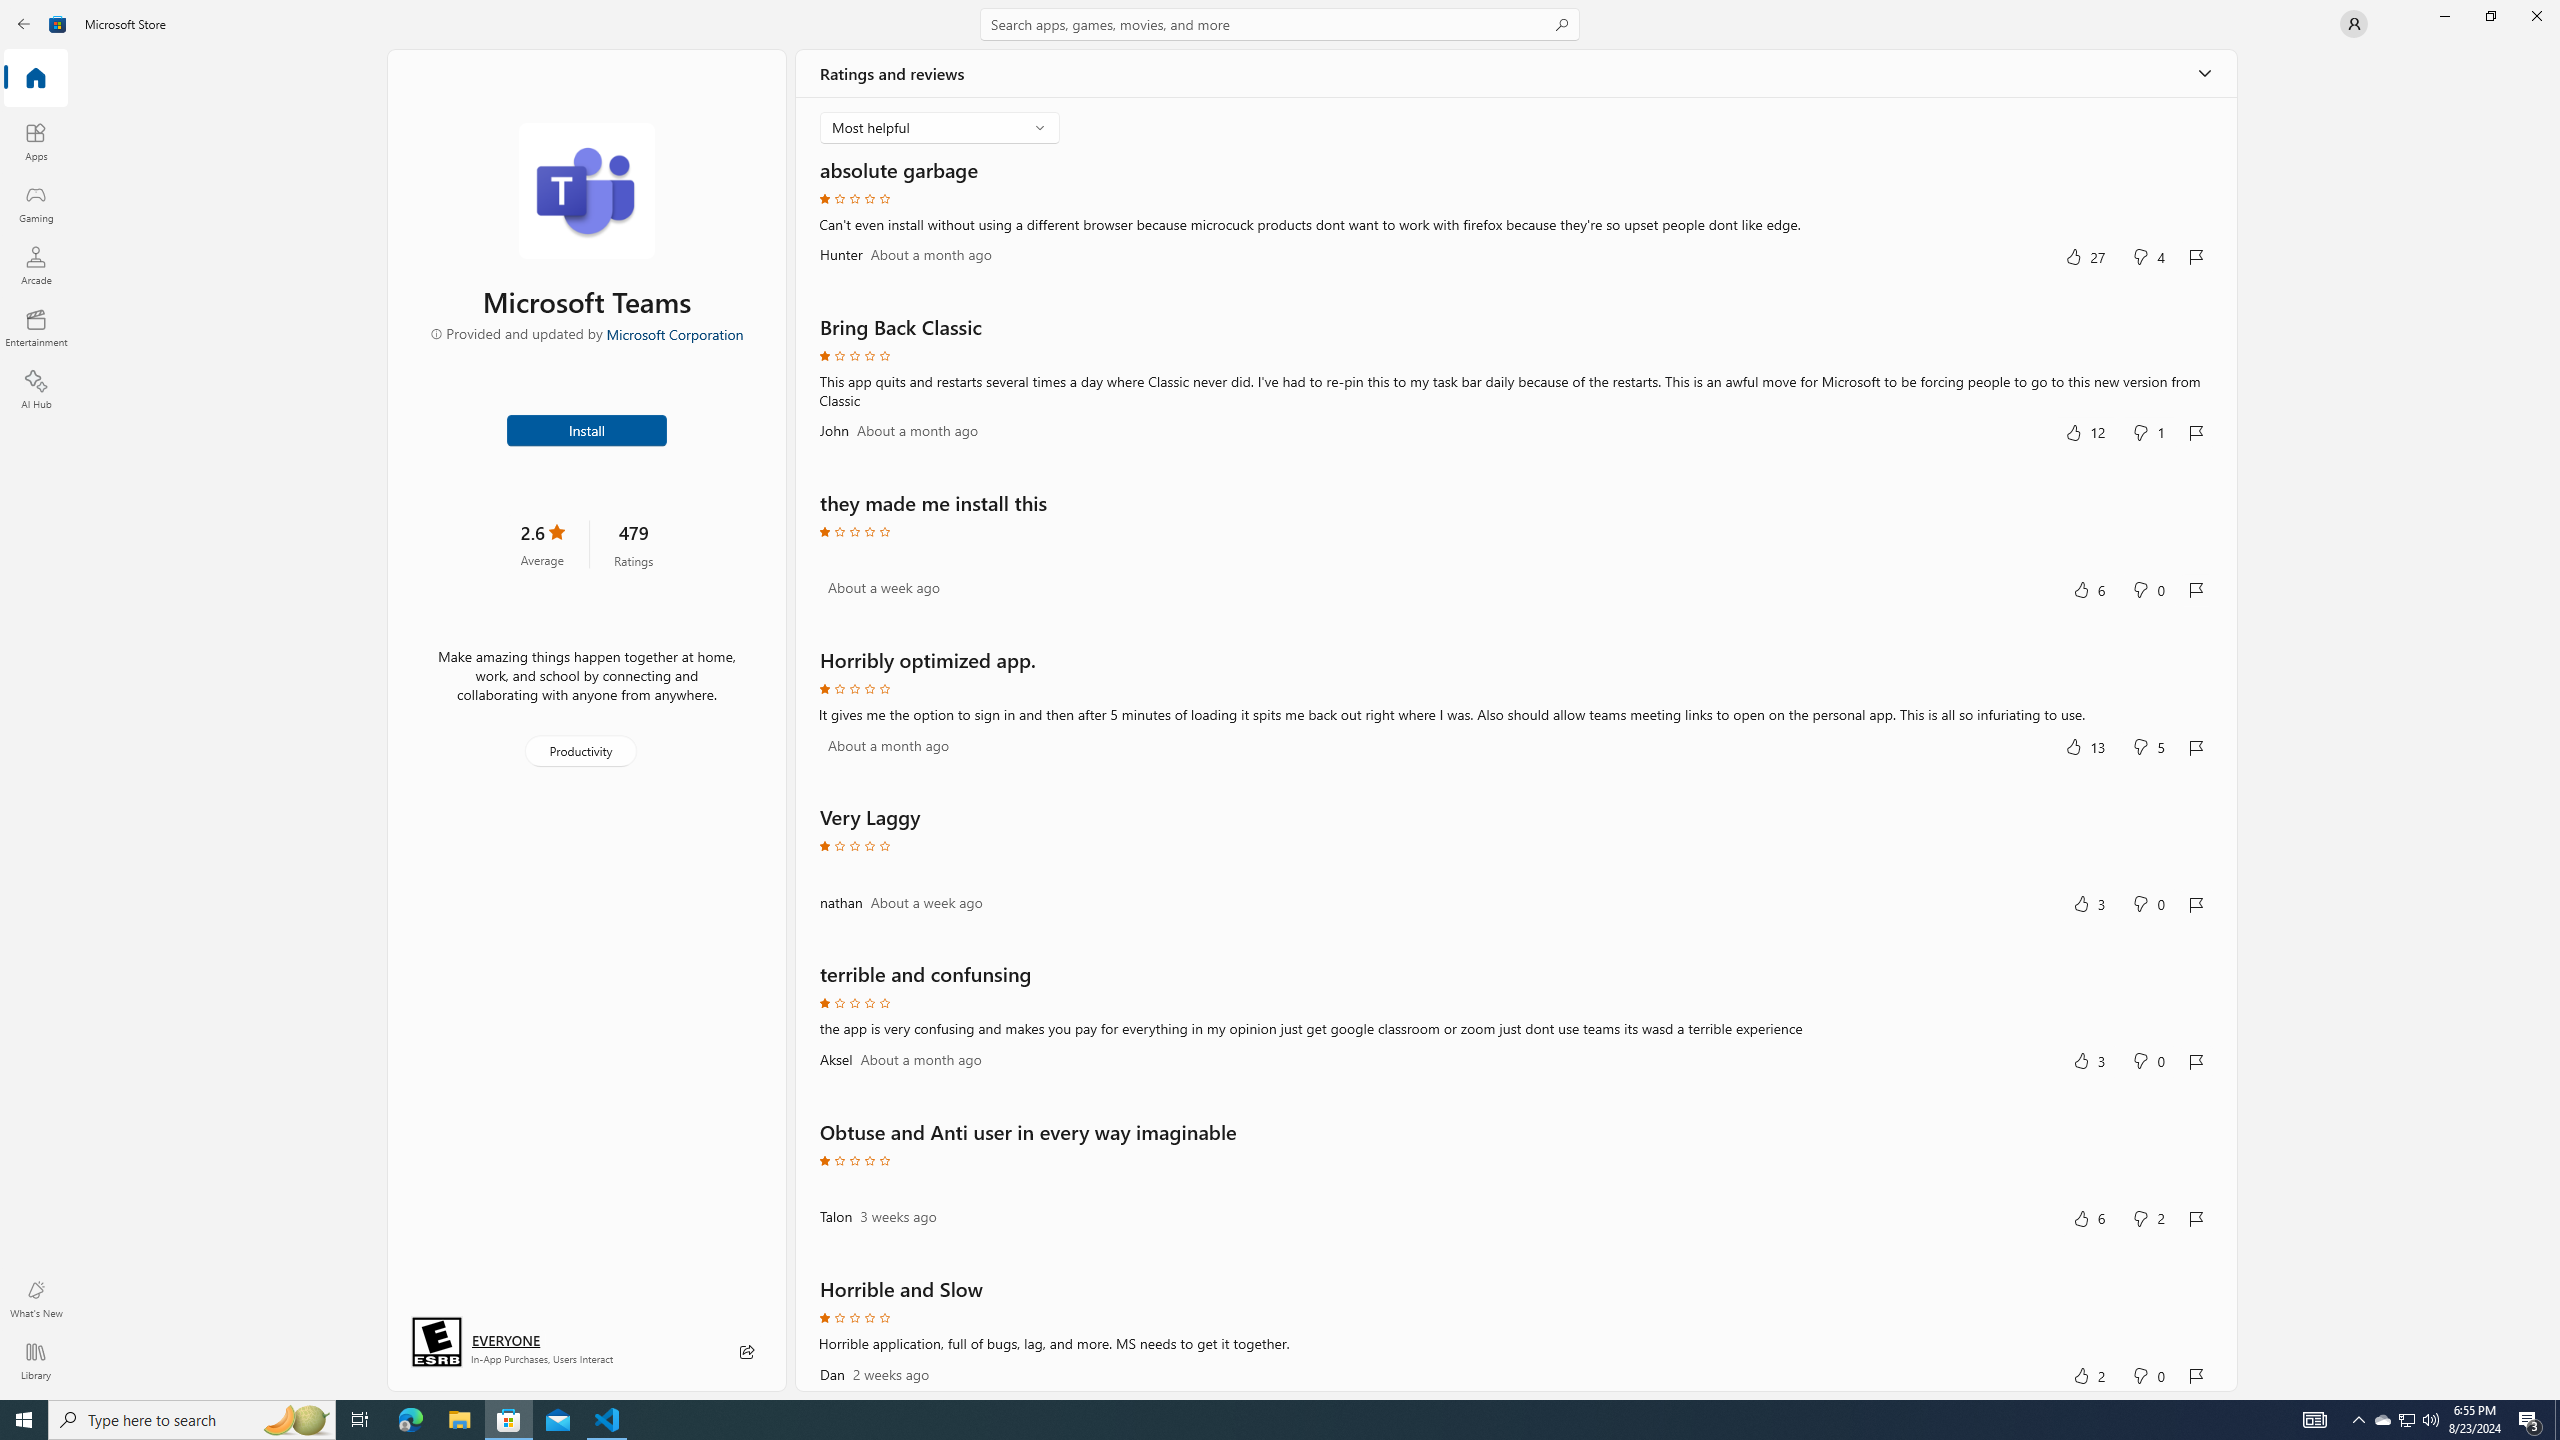 The width and height of the screenshot is (2560, 1440). I want to click on 'What', so click(34, 1298).